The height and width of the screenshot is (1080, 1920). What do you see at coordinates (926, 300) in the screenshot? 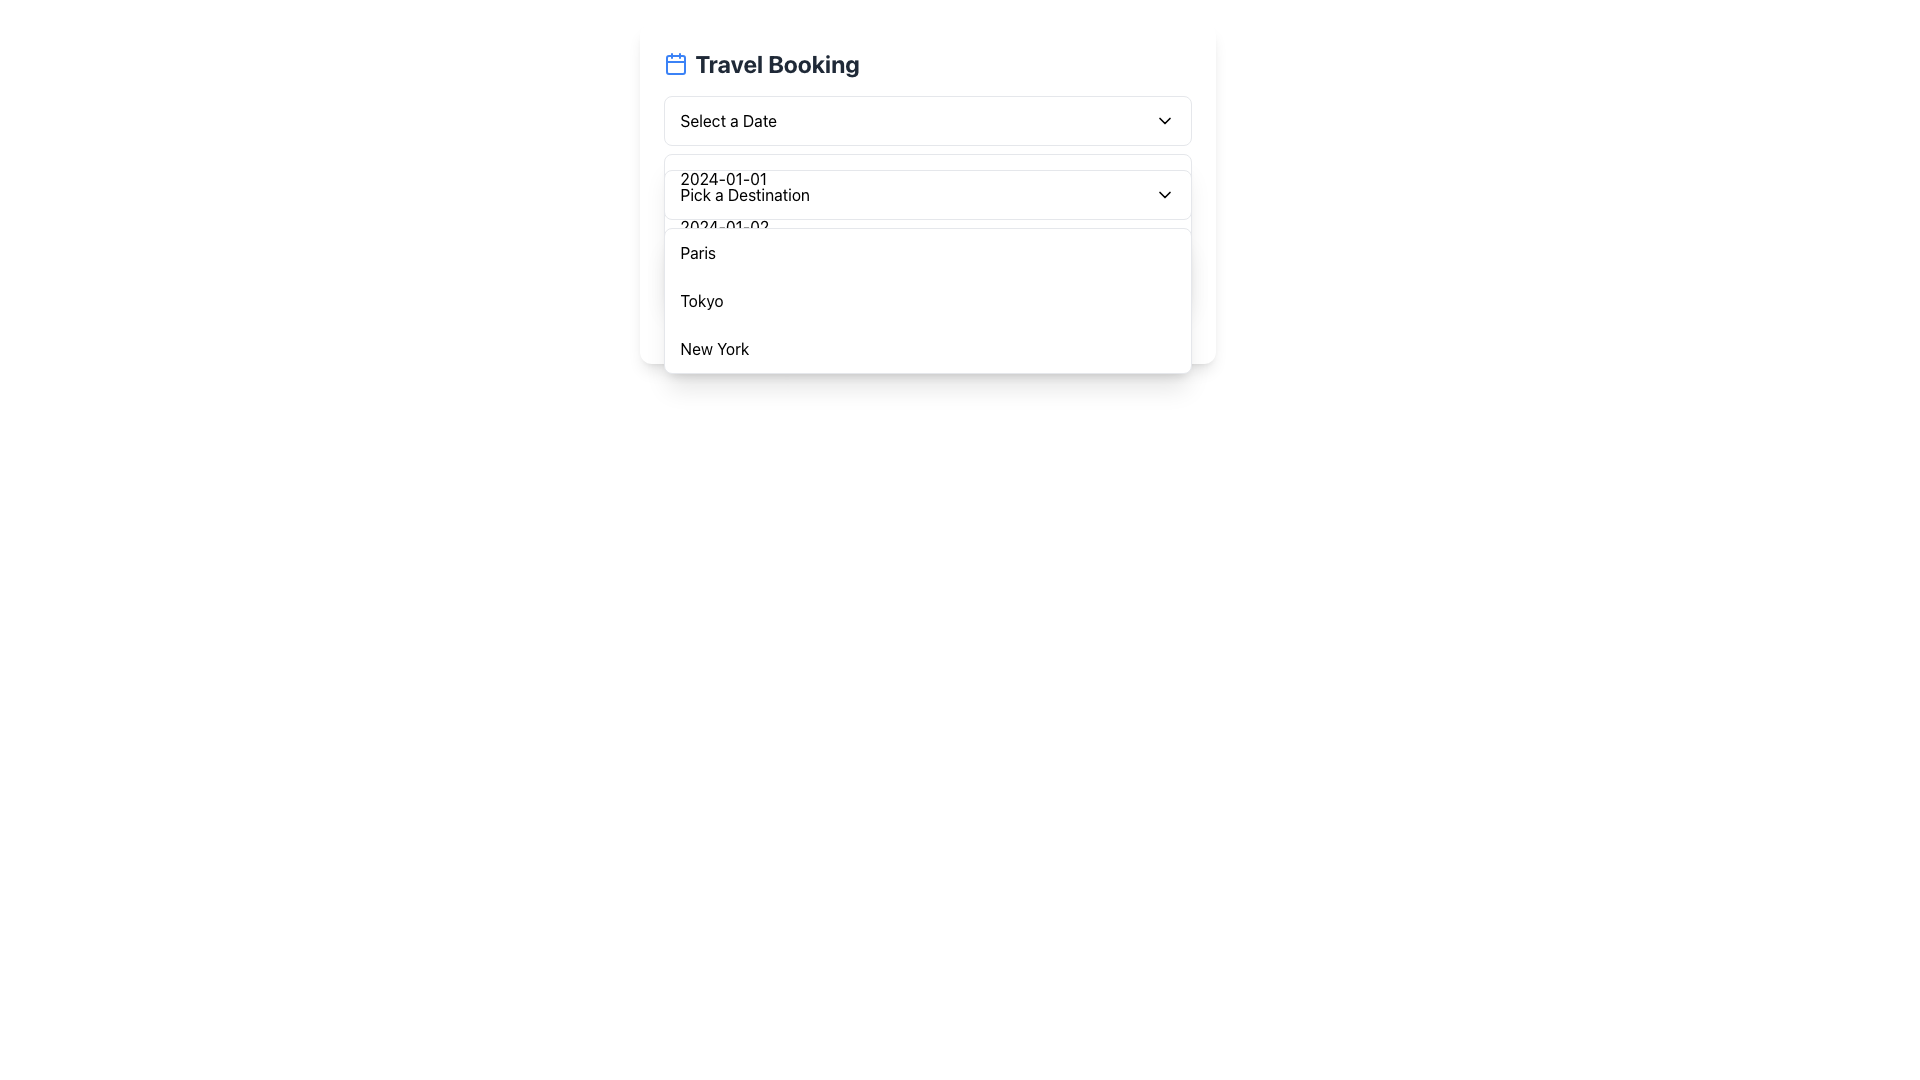
I see `the 'Tokyo' option in the dropdown menu` at bounding box center [926, 300].